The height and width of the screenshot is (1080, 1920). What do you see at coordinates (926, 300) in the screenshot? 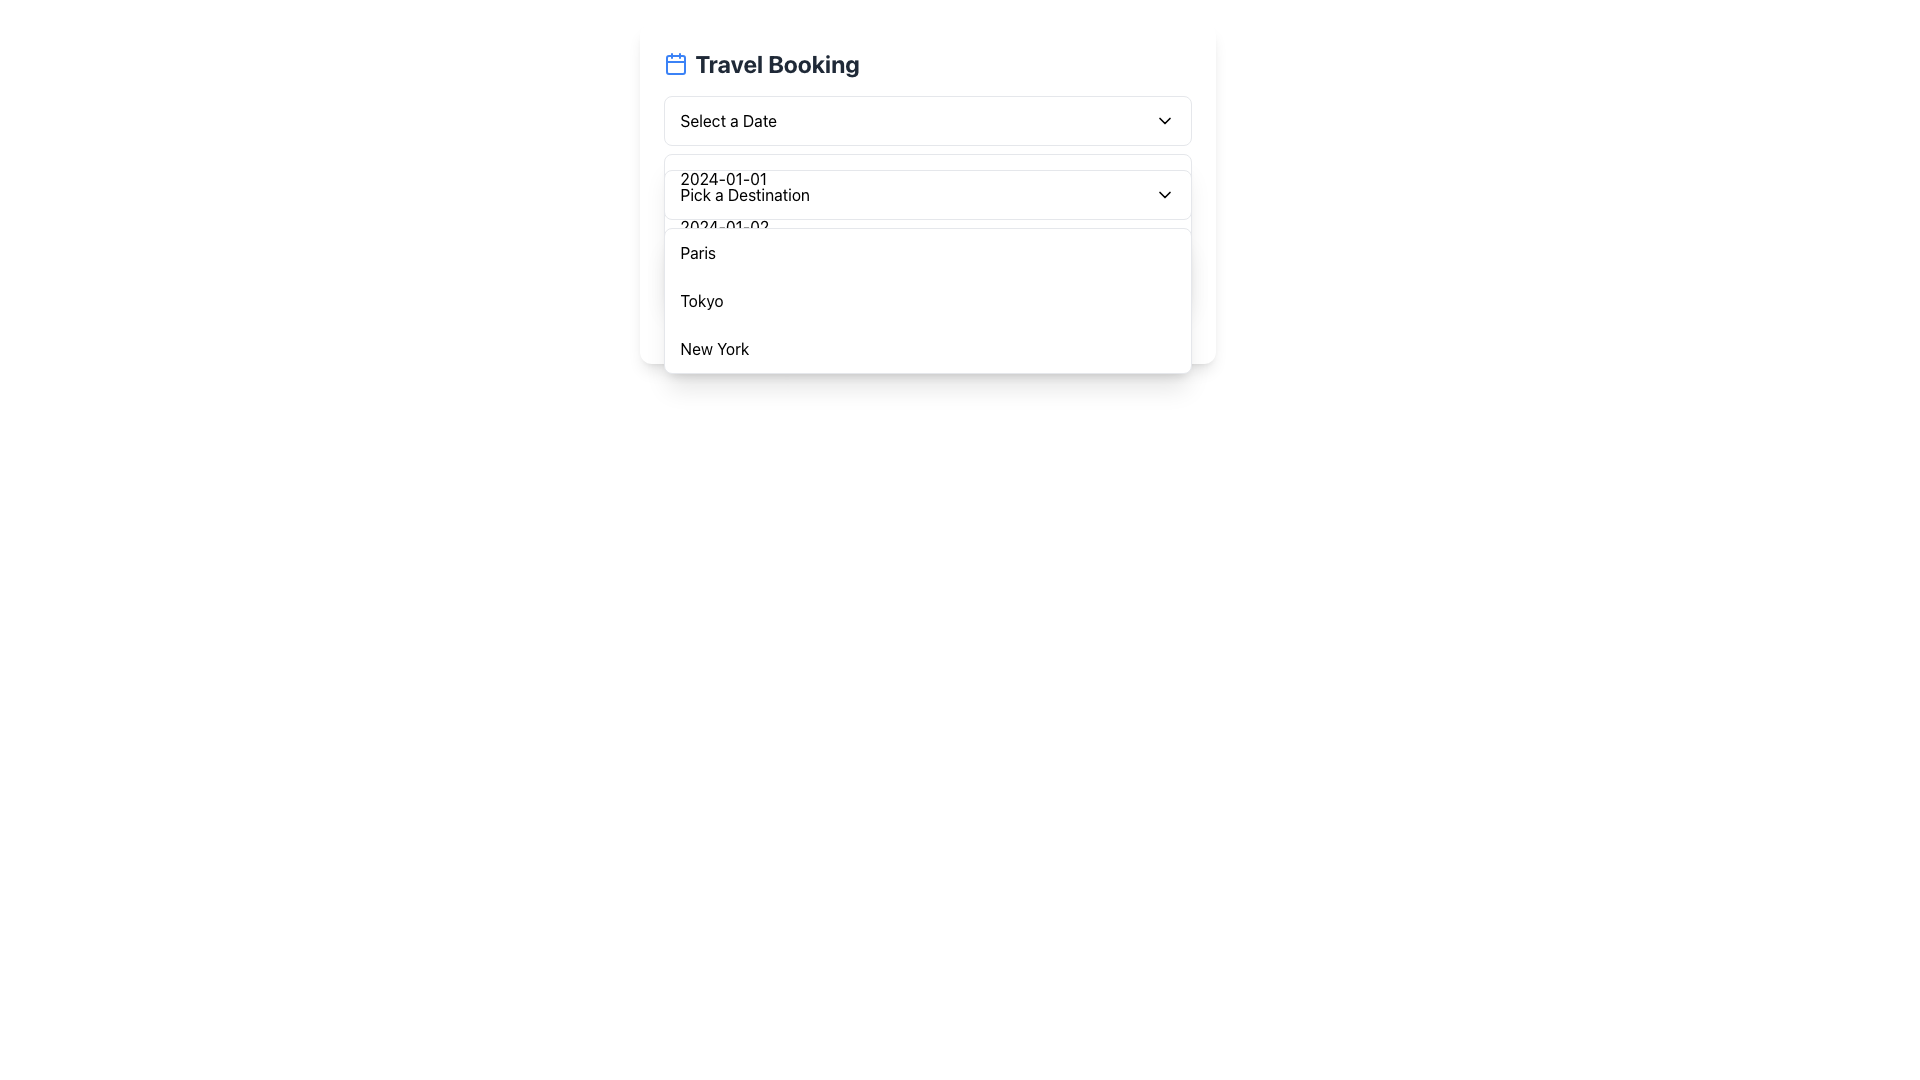
I see `the 'Tokyo' option in the dropdown menu` at bounding box center [926, 300].